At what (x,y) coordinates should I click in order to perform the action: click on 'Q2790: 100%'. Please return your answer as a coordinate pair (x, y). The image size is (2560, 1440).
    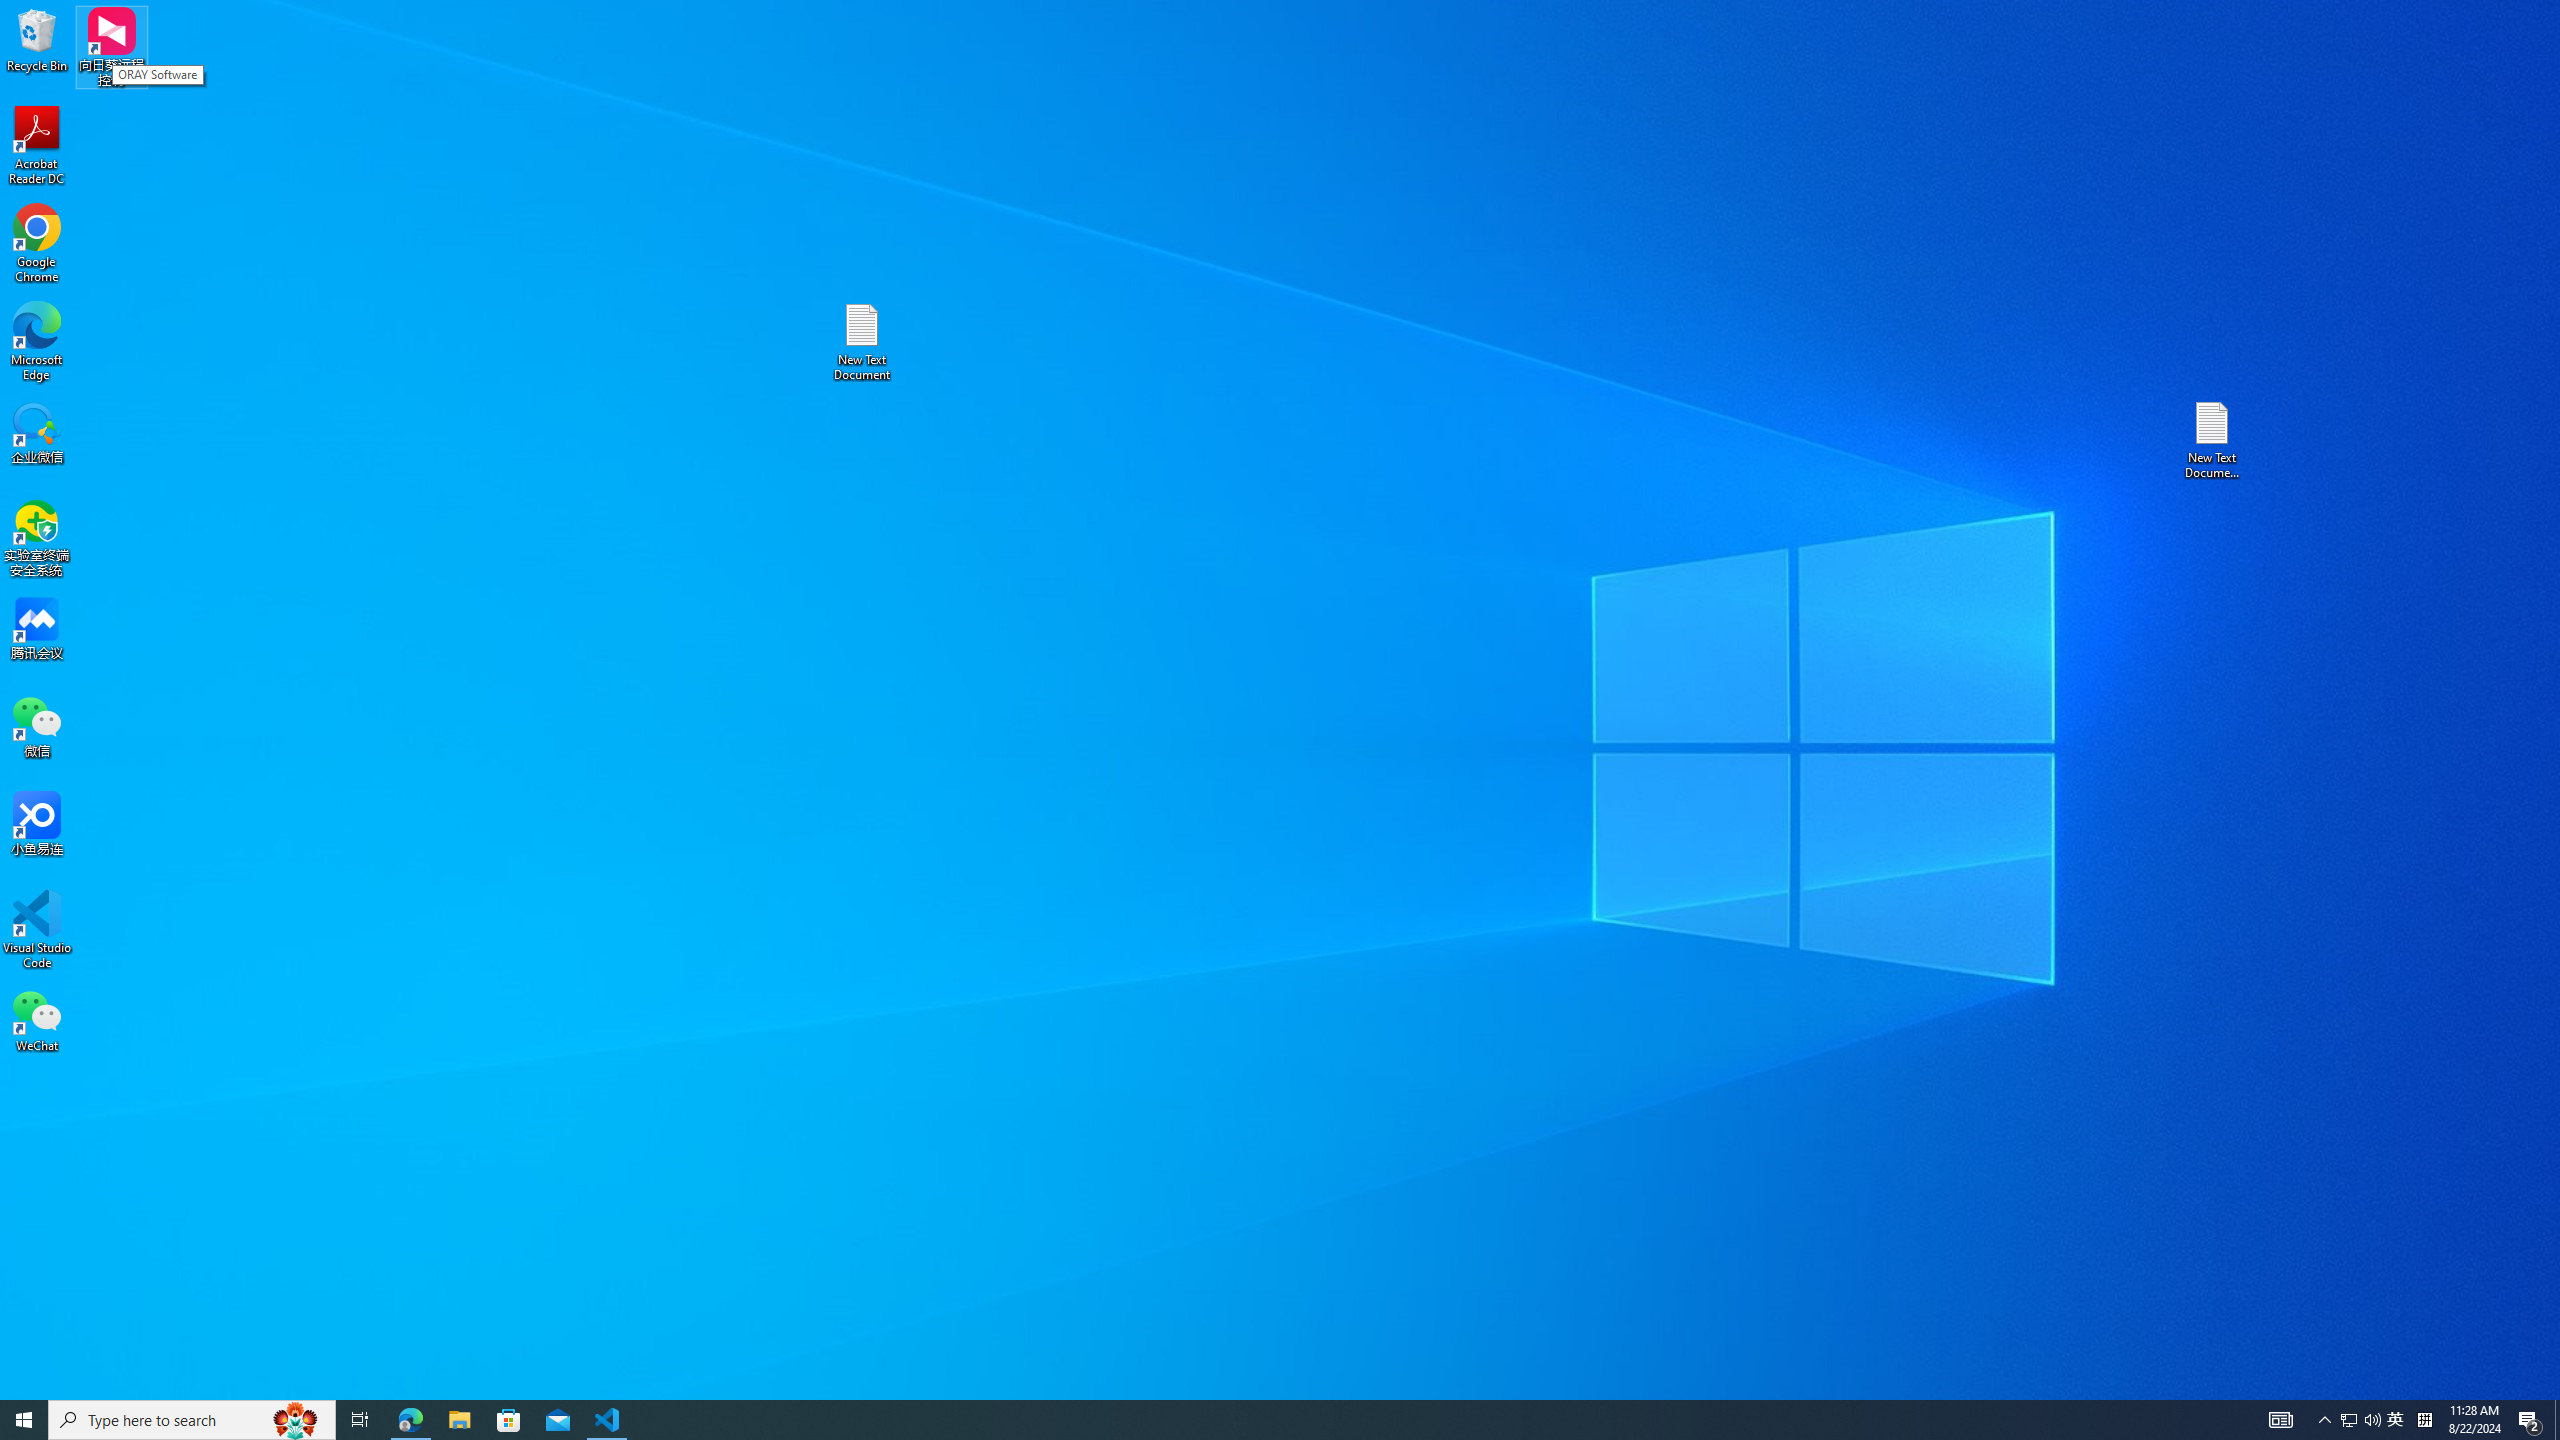
    Looking at the image, I should click on (2372, 1418).